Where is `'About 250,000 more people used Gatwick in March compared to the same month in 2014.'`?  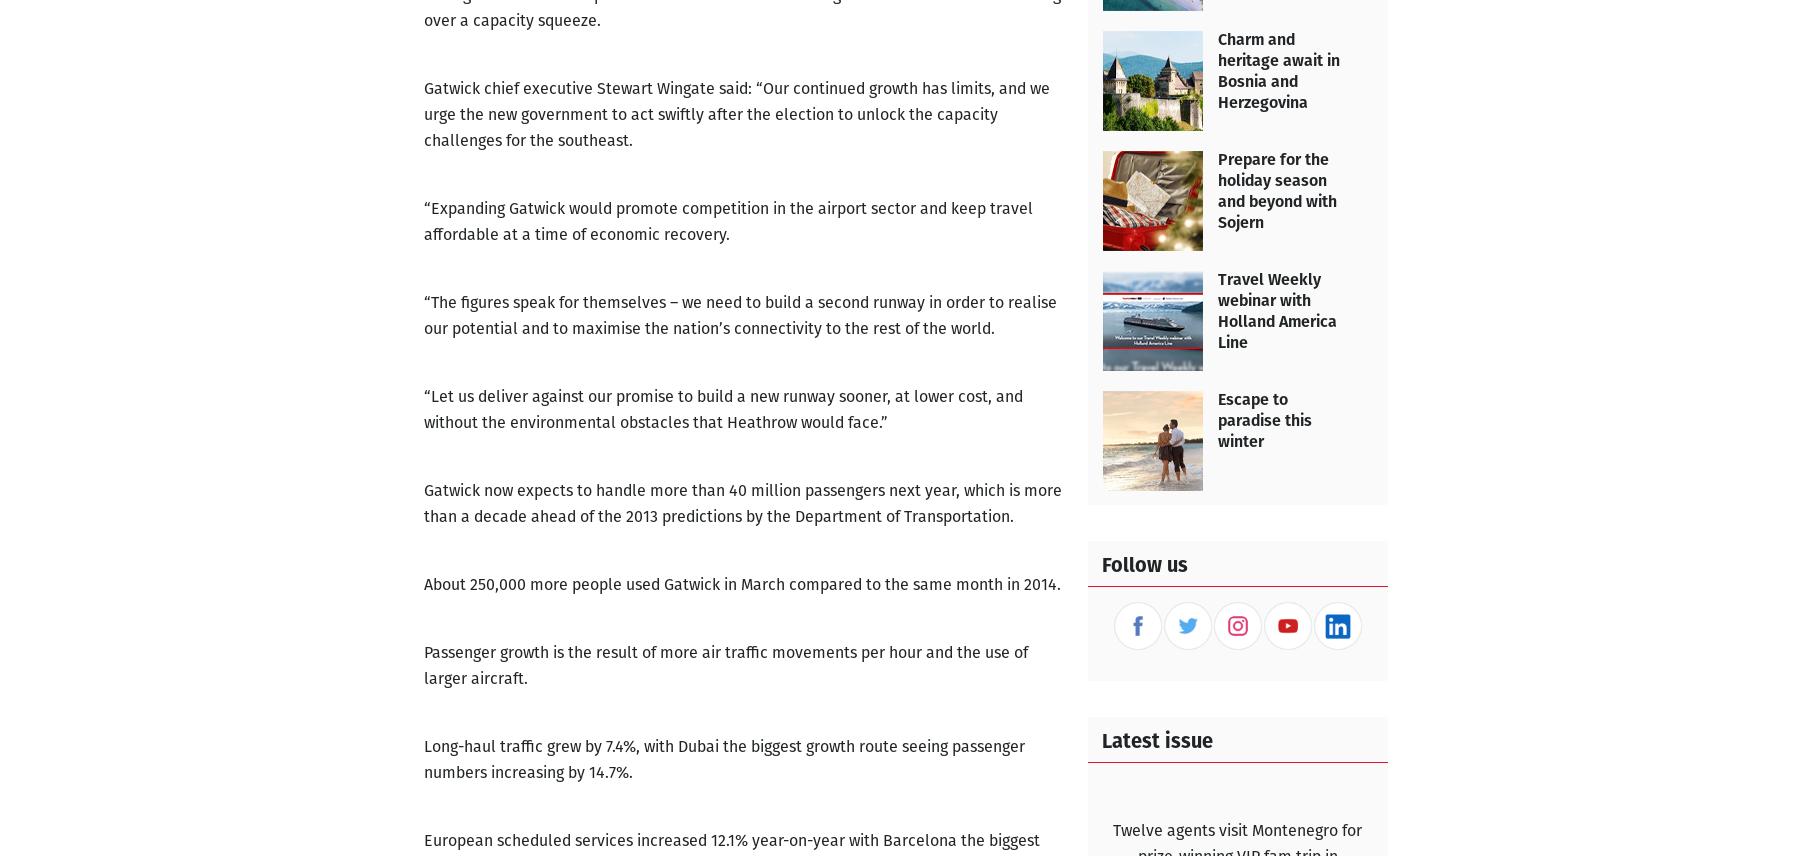 'About 250,000 more people used Gatwick in March compared to the same month in 2014.' is located at coordinates (740, 584).